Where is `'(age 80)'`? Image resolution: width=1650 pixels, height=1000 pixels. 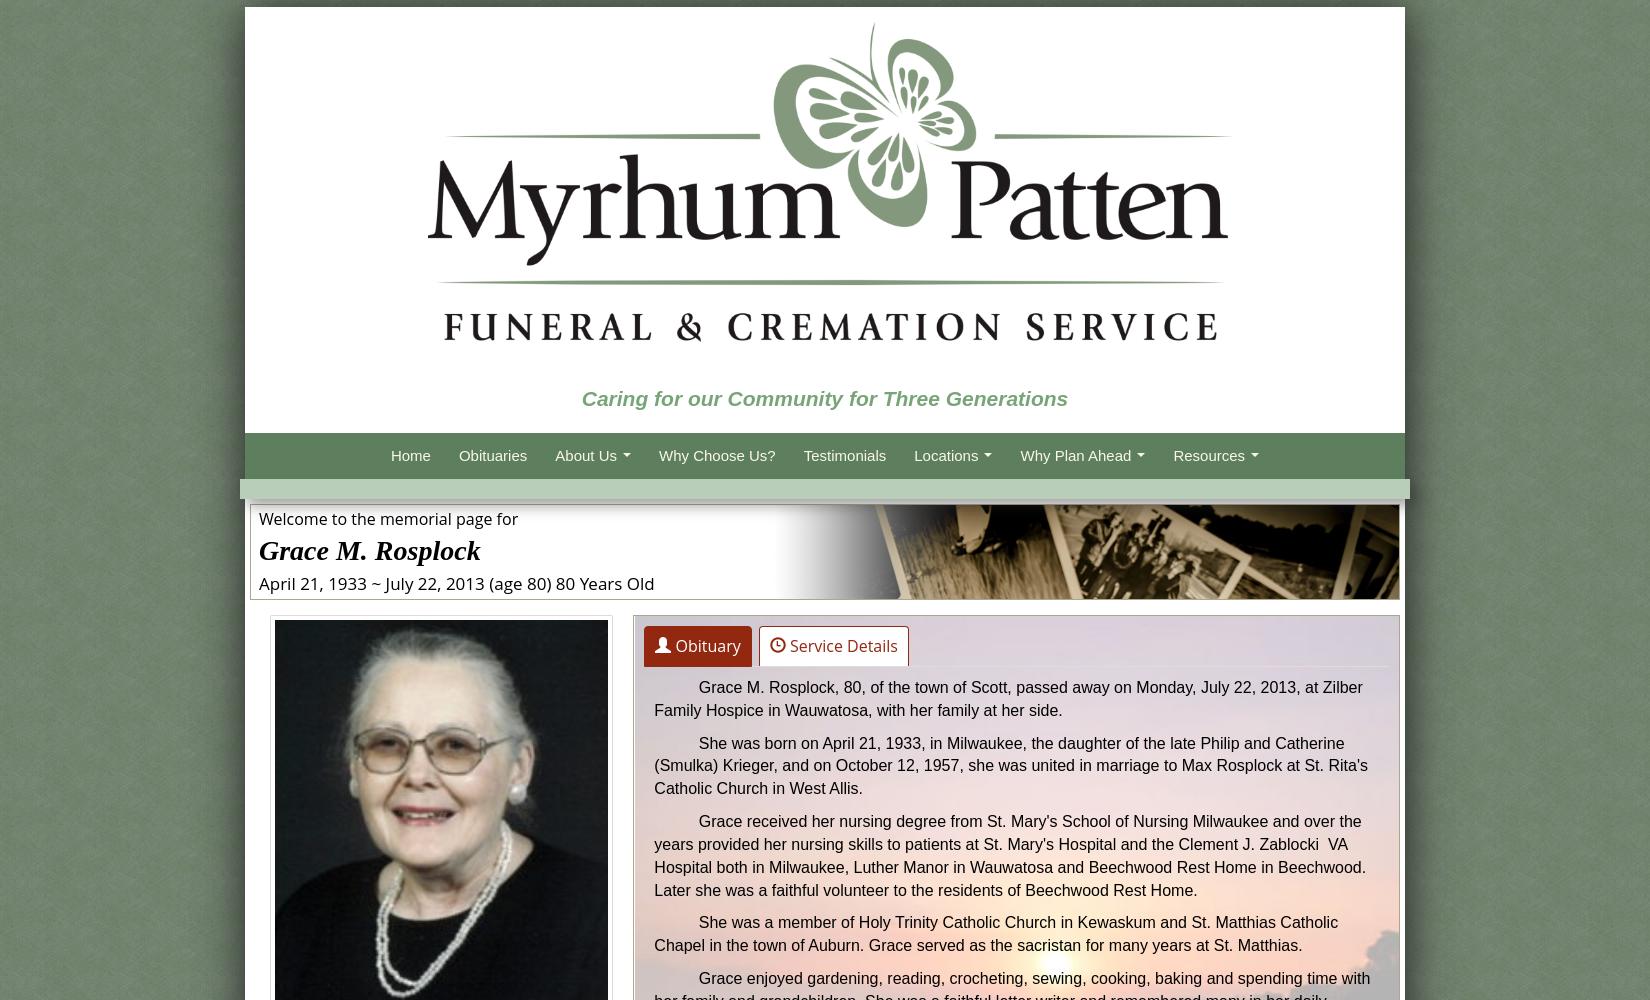 '(age 80)' is located at coordinates (516, 581).